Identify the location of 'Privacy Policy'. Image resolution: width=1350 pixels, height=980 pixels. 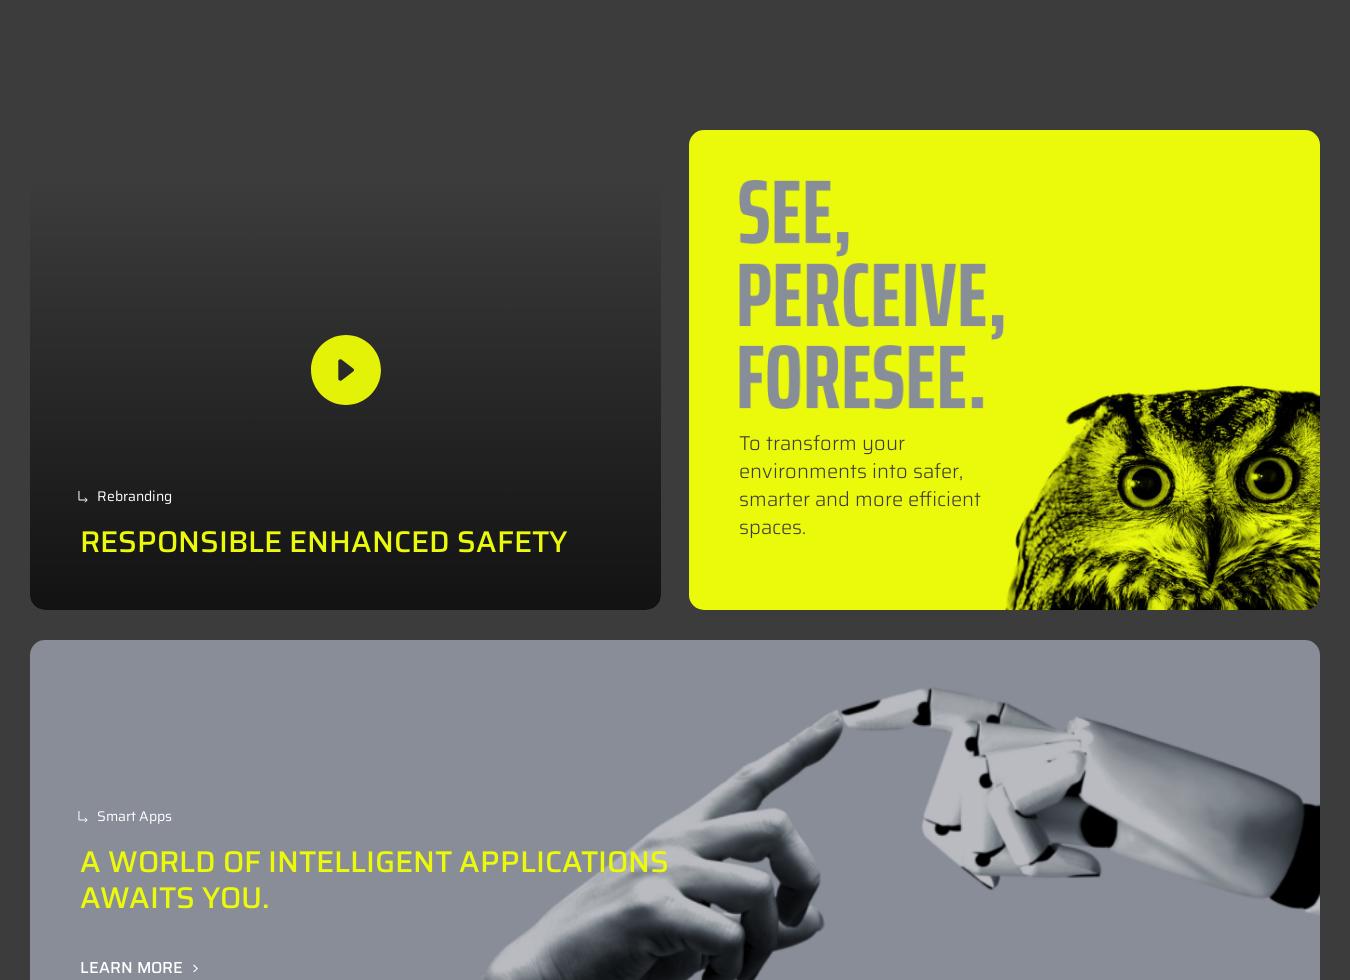
(1091, 363).